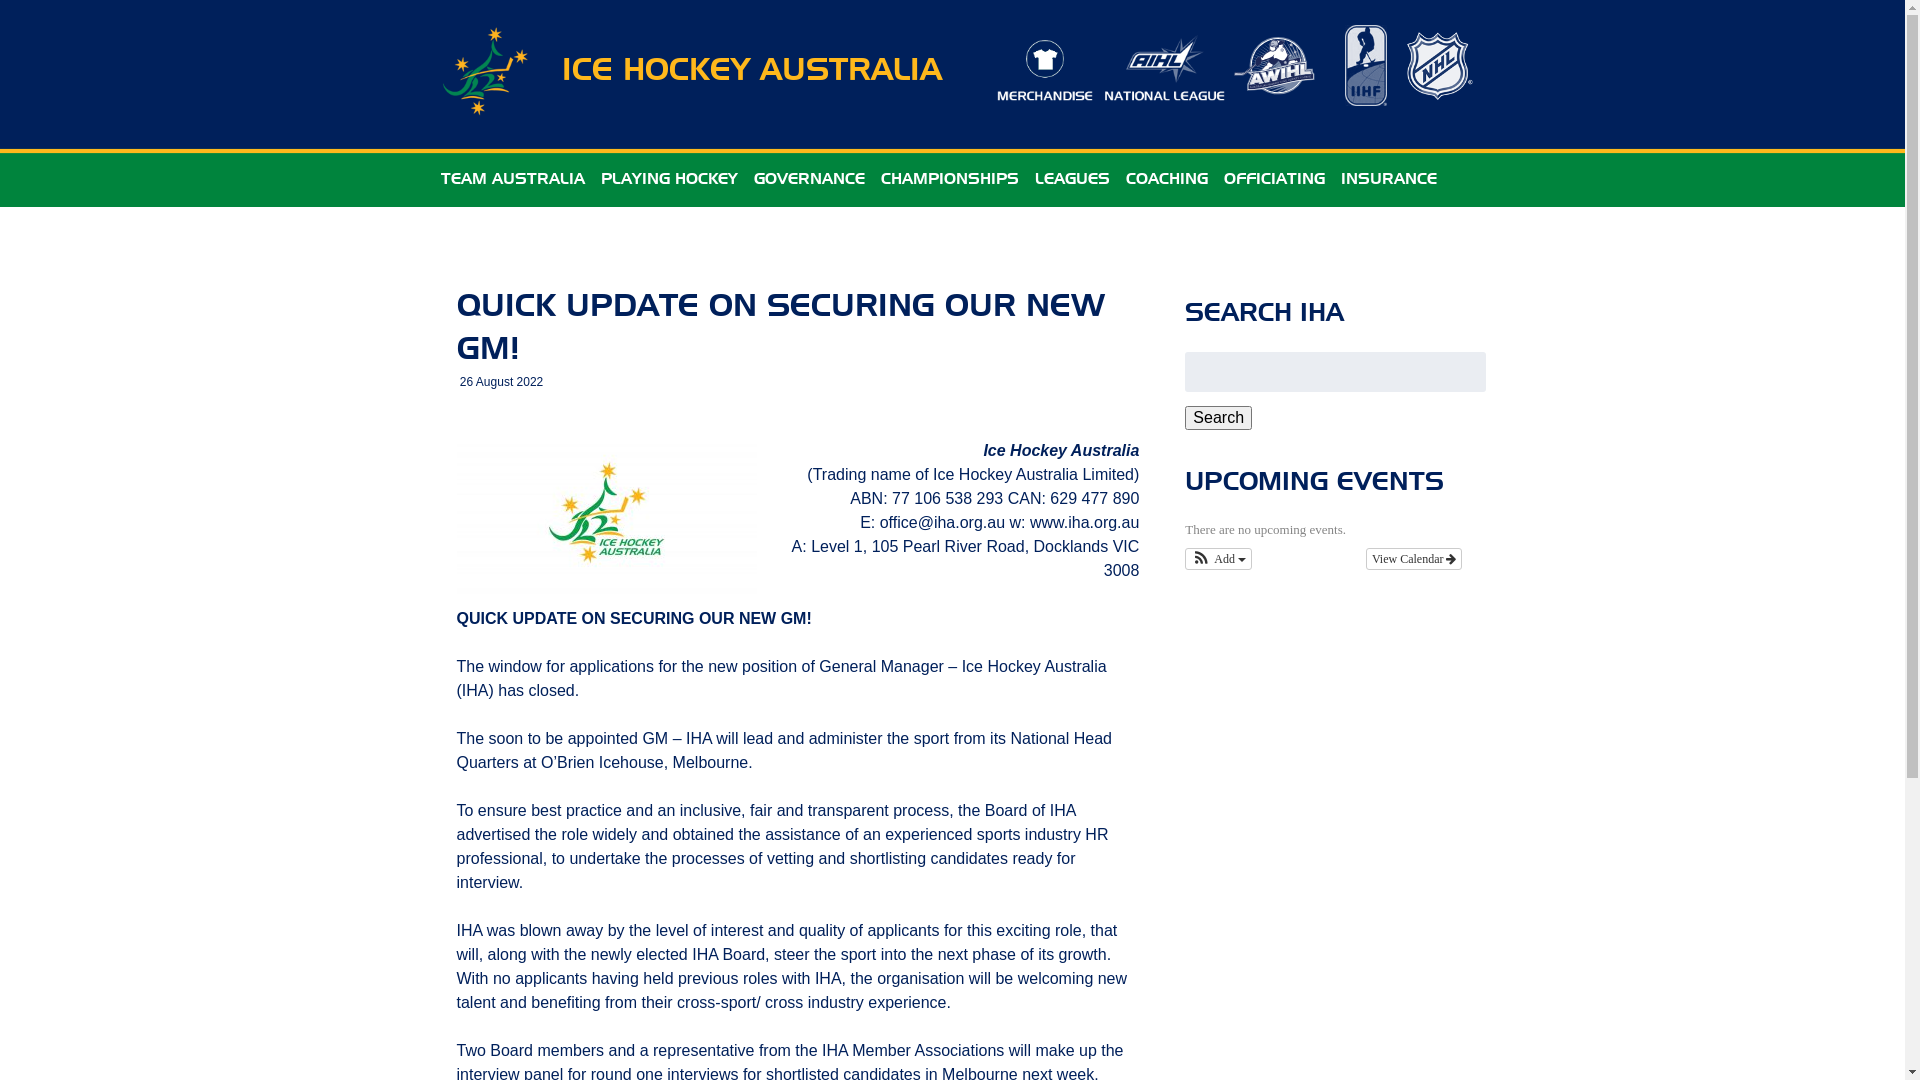 Image resolution: width=1920 pixels, height=1080 pixels. I want to click on 'LEAGUES', so click(1070, 180).